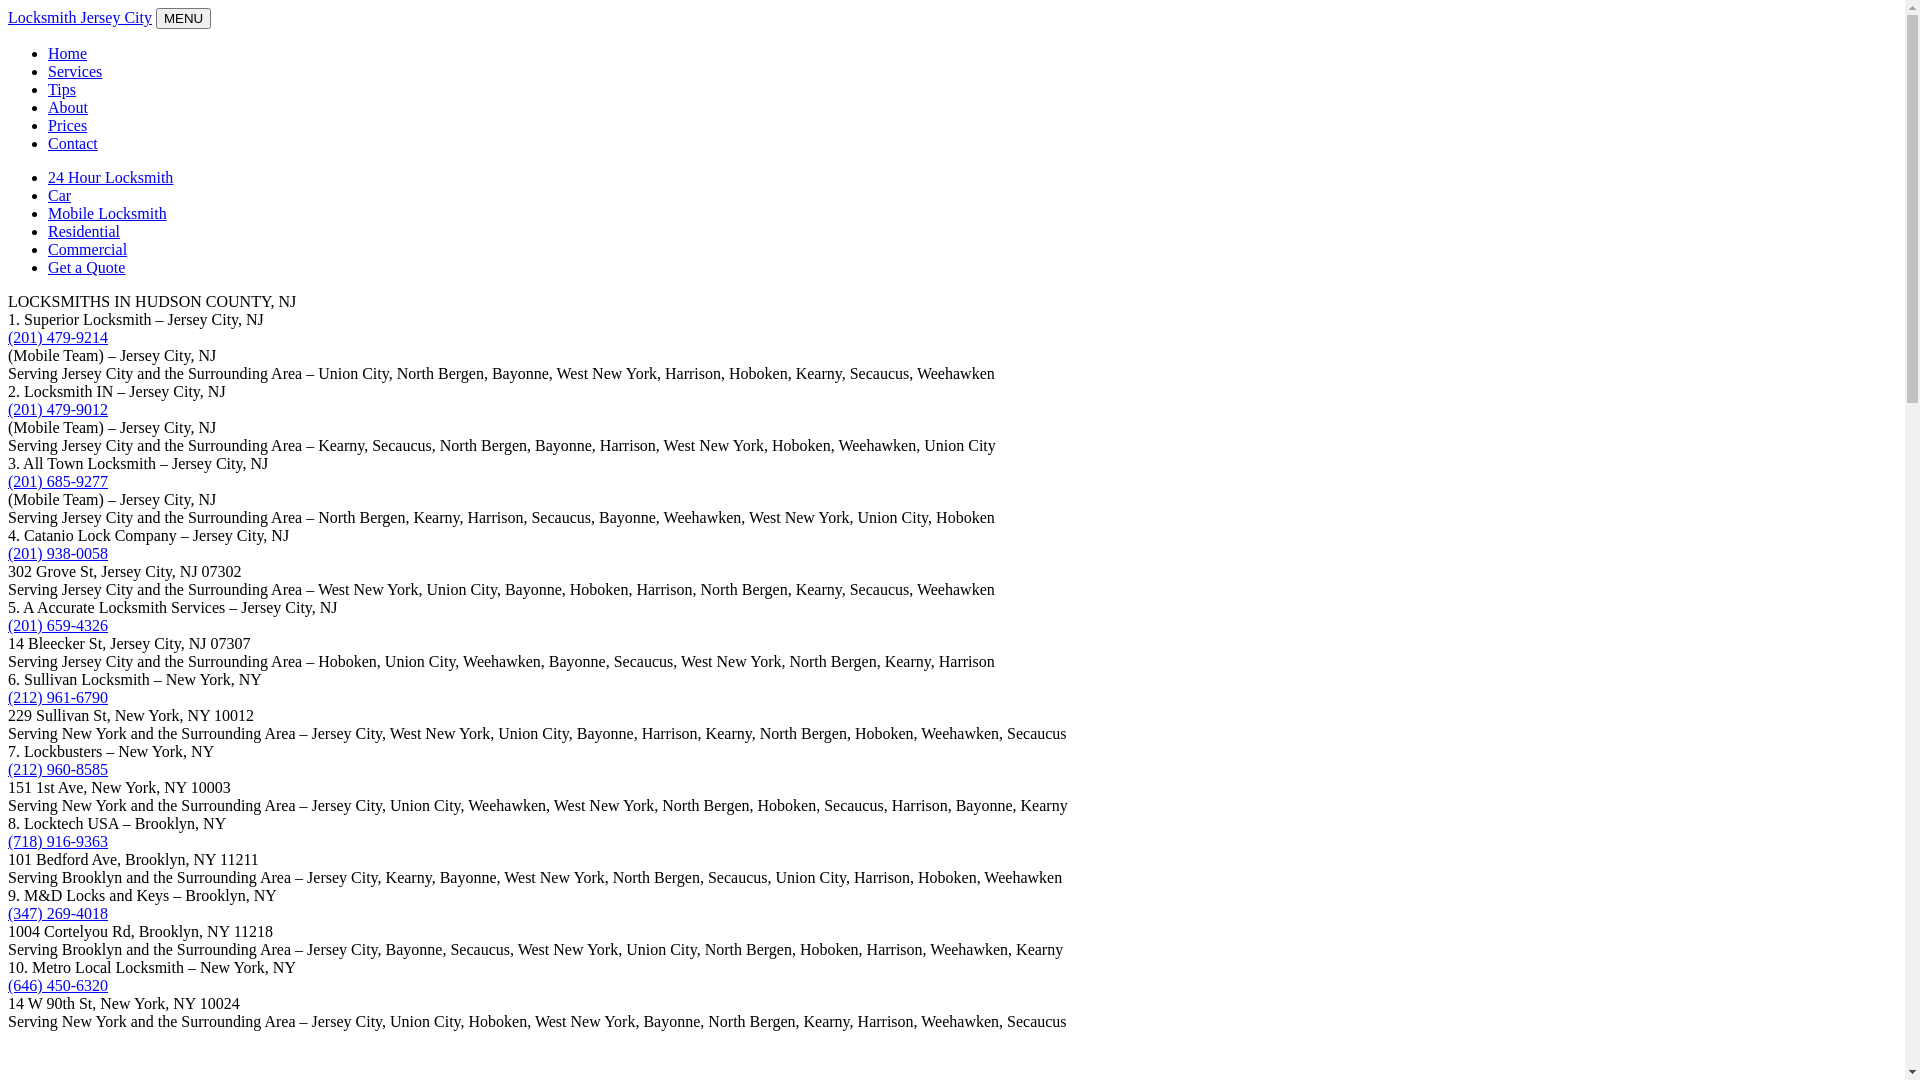 Image resolution: width=1920 pixels, height=1080 pixels. Describe the element at coordinates (82, 230) in the screenshot. I see `'Residential'` at that location.